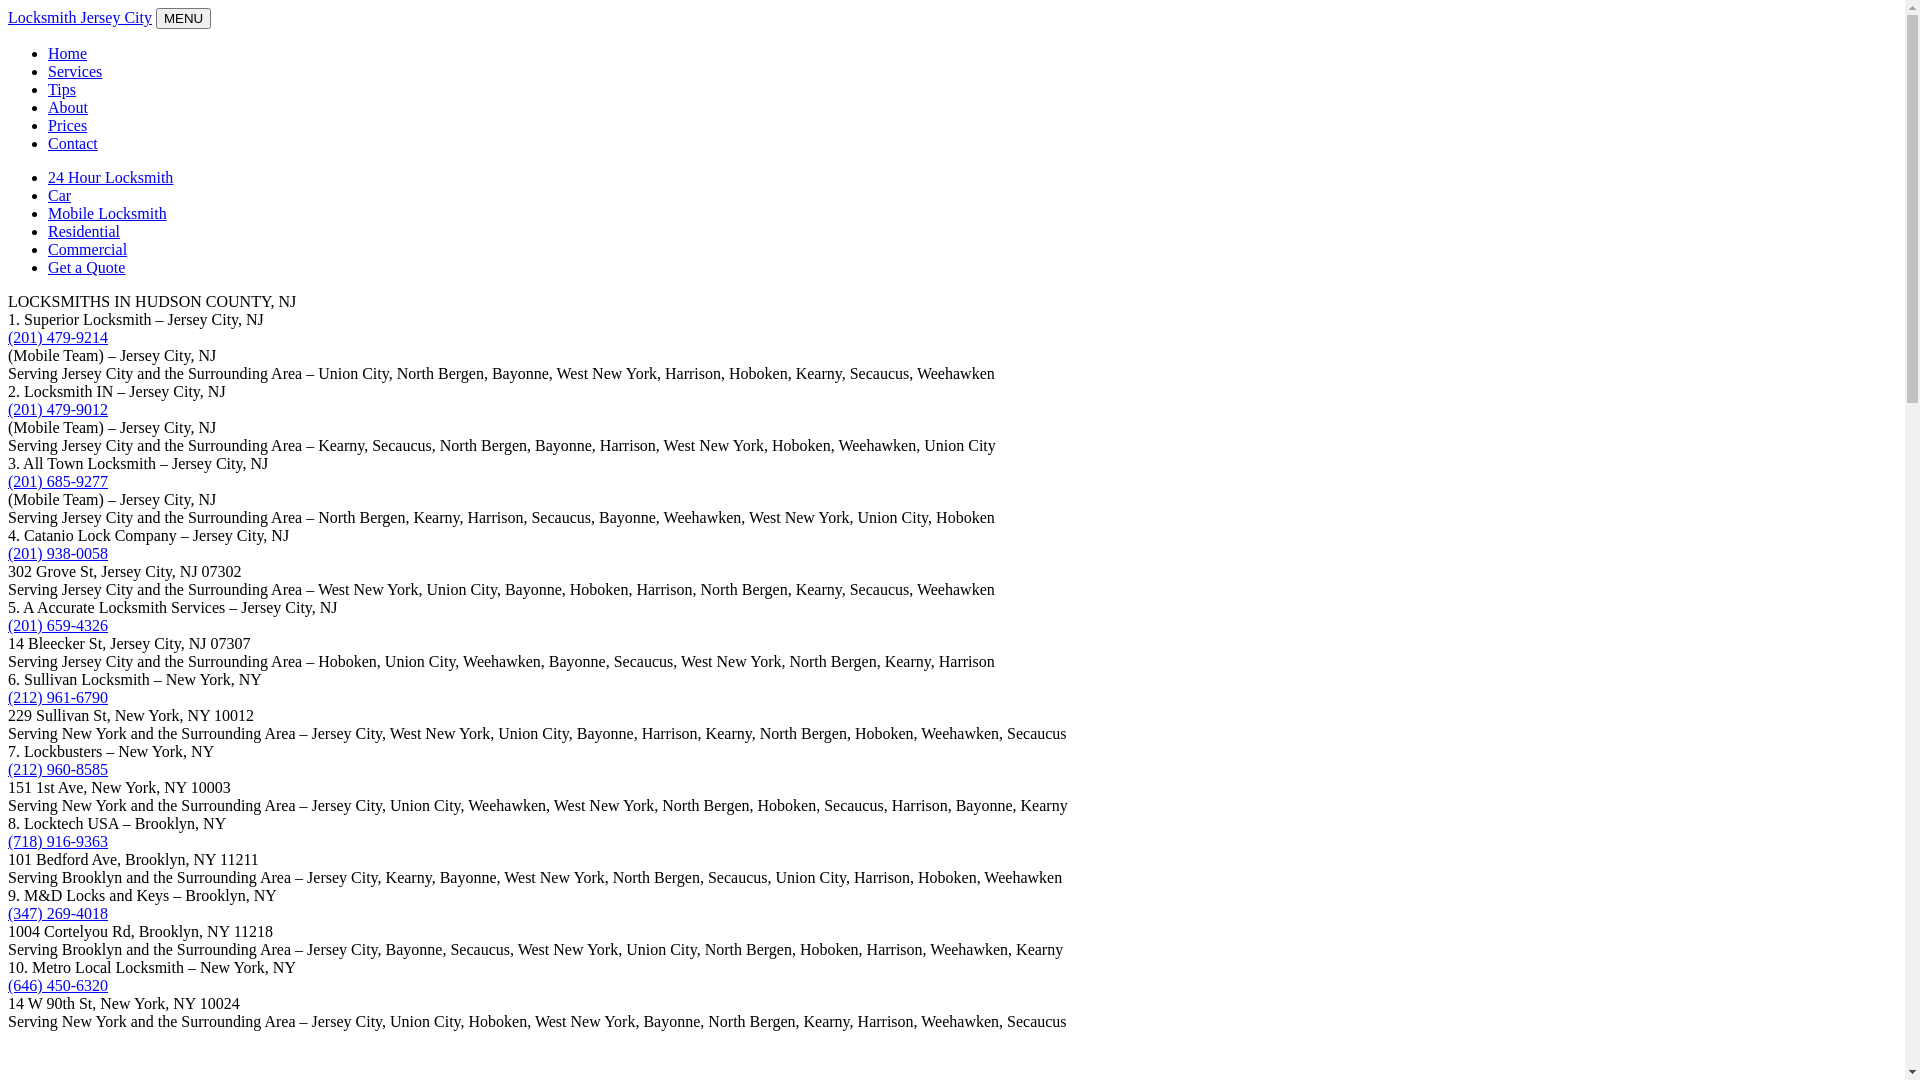 Image resolution: width=1920 pixels, height=1080 pixels. Describe the element at coordinates (82, 230) in the screenshot. I see `'Residential'` at that location.